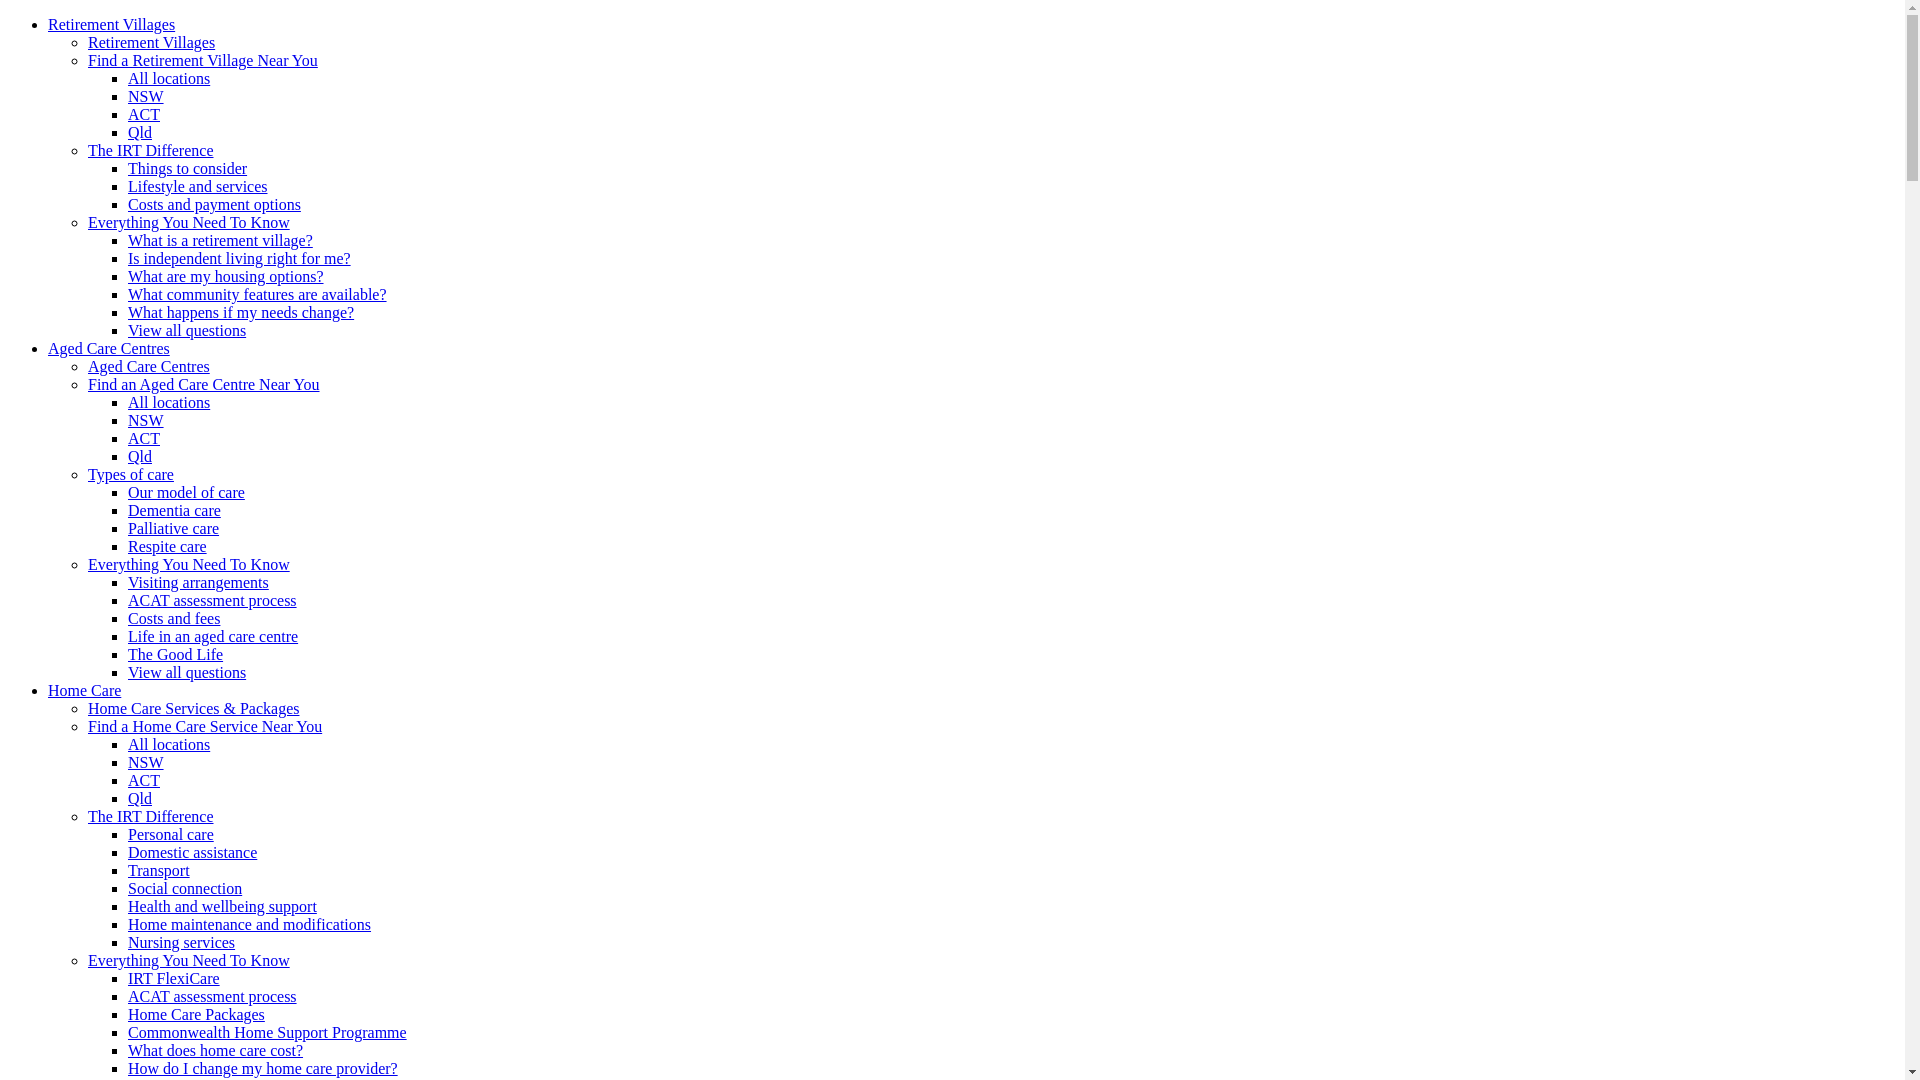  What do you see at coordinates (192, 852) in the screenshot?
I see `'Domestic assistance'` at bounding box center [192, 852].